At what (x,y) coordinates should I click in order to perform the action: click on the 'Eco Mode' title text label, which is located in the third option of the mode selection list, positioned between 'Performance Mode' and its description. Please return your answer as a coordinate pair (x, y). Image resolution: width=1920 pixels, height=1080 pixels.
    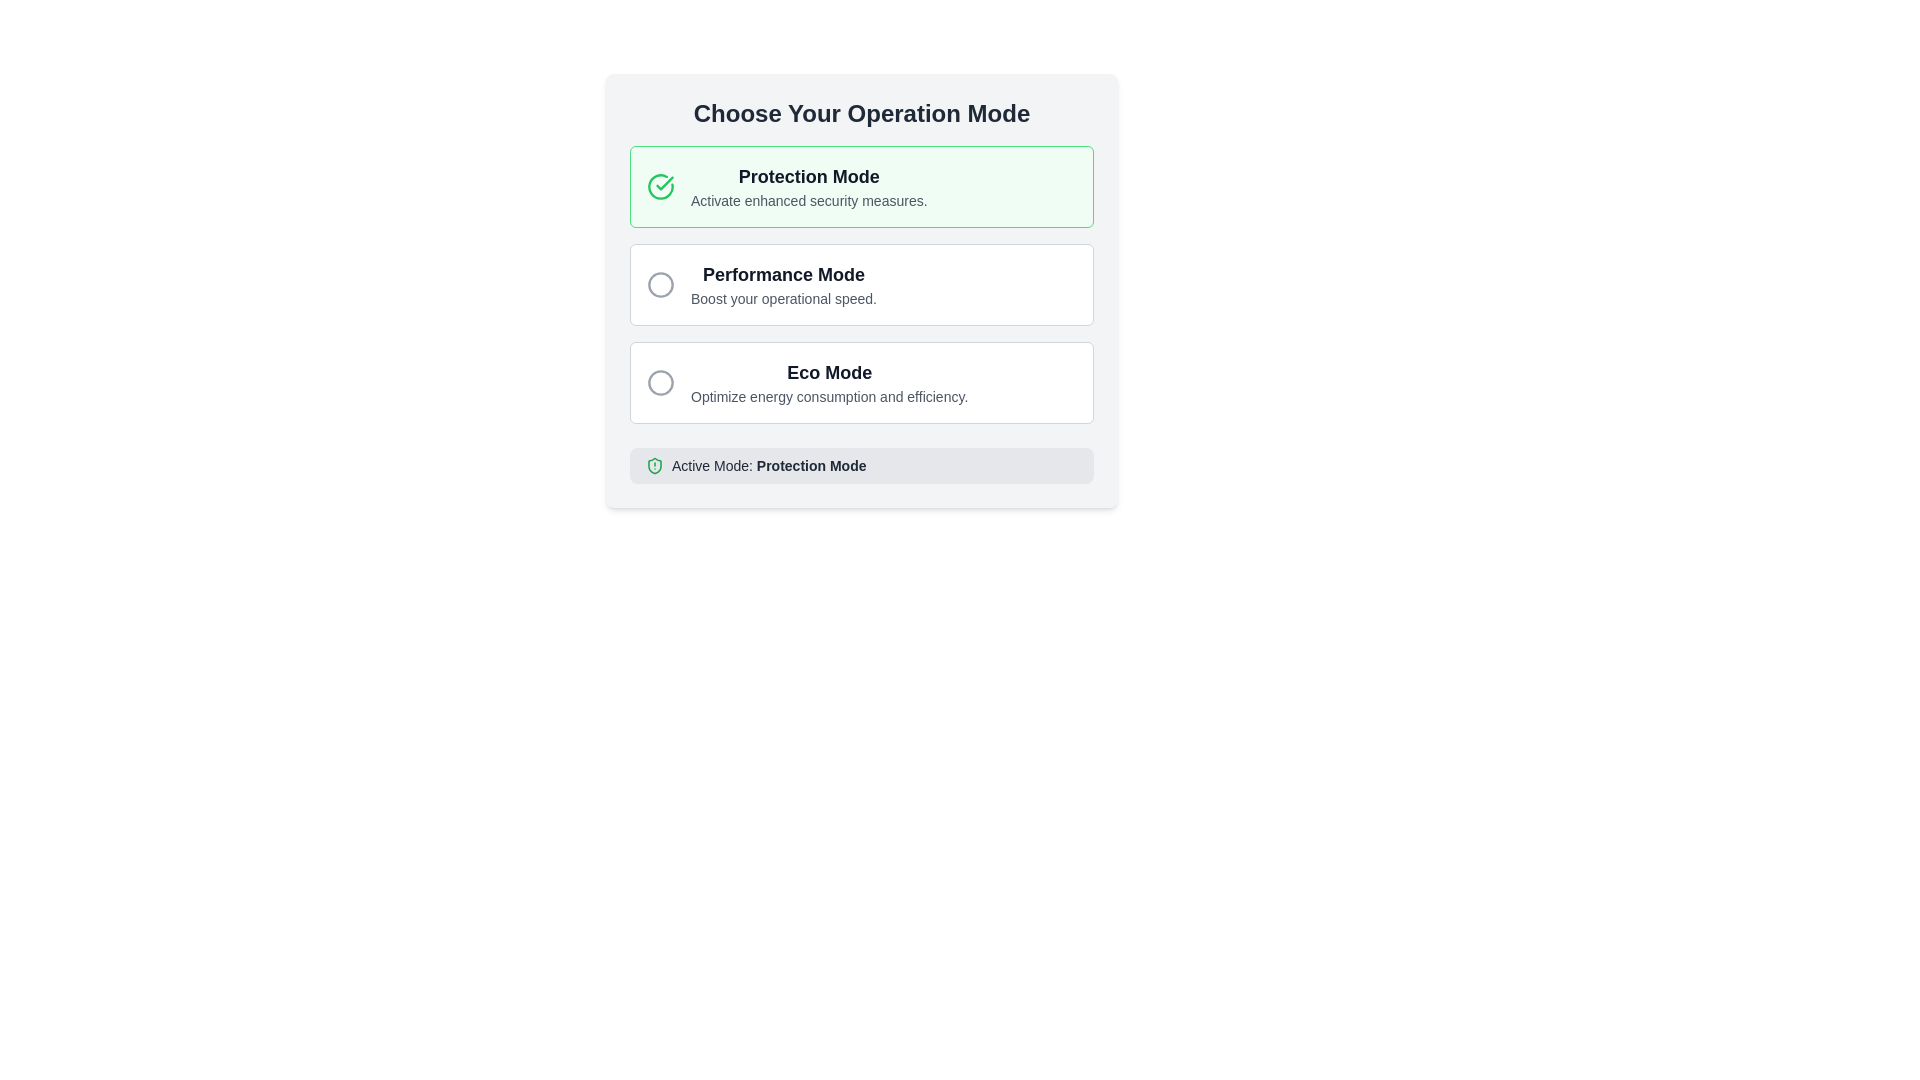
    Looking at the image, I should click on (829, 373).